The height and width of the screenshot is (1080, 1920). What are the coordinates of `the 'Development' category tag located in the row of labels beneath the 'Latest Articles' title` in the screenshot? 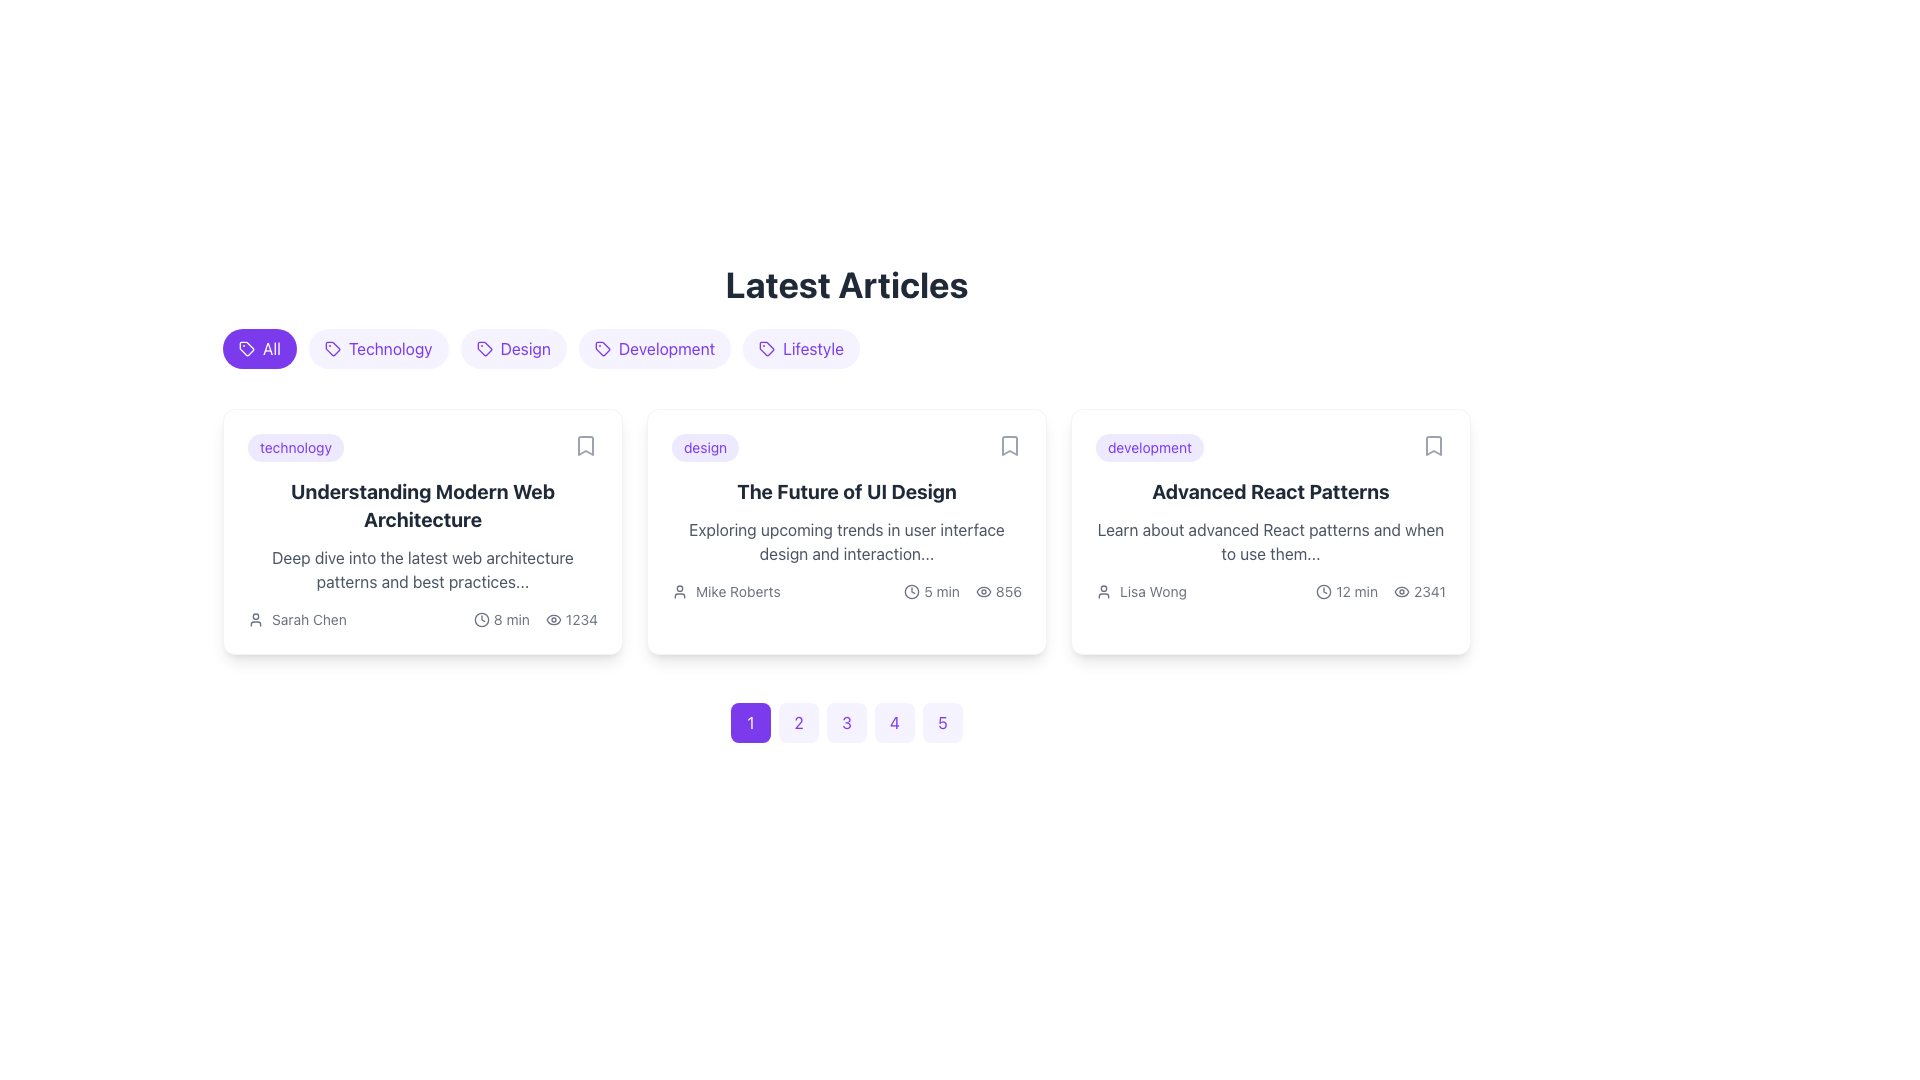 It's located at (667, 347).